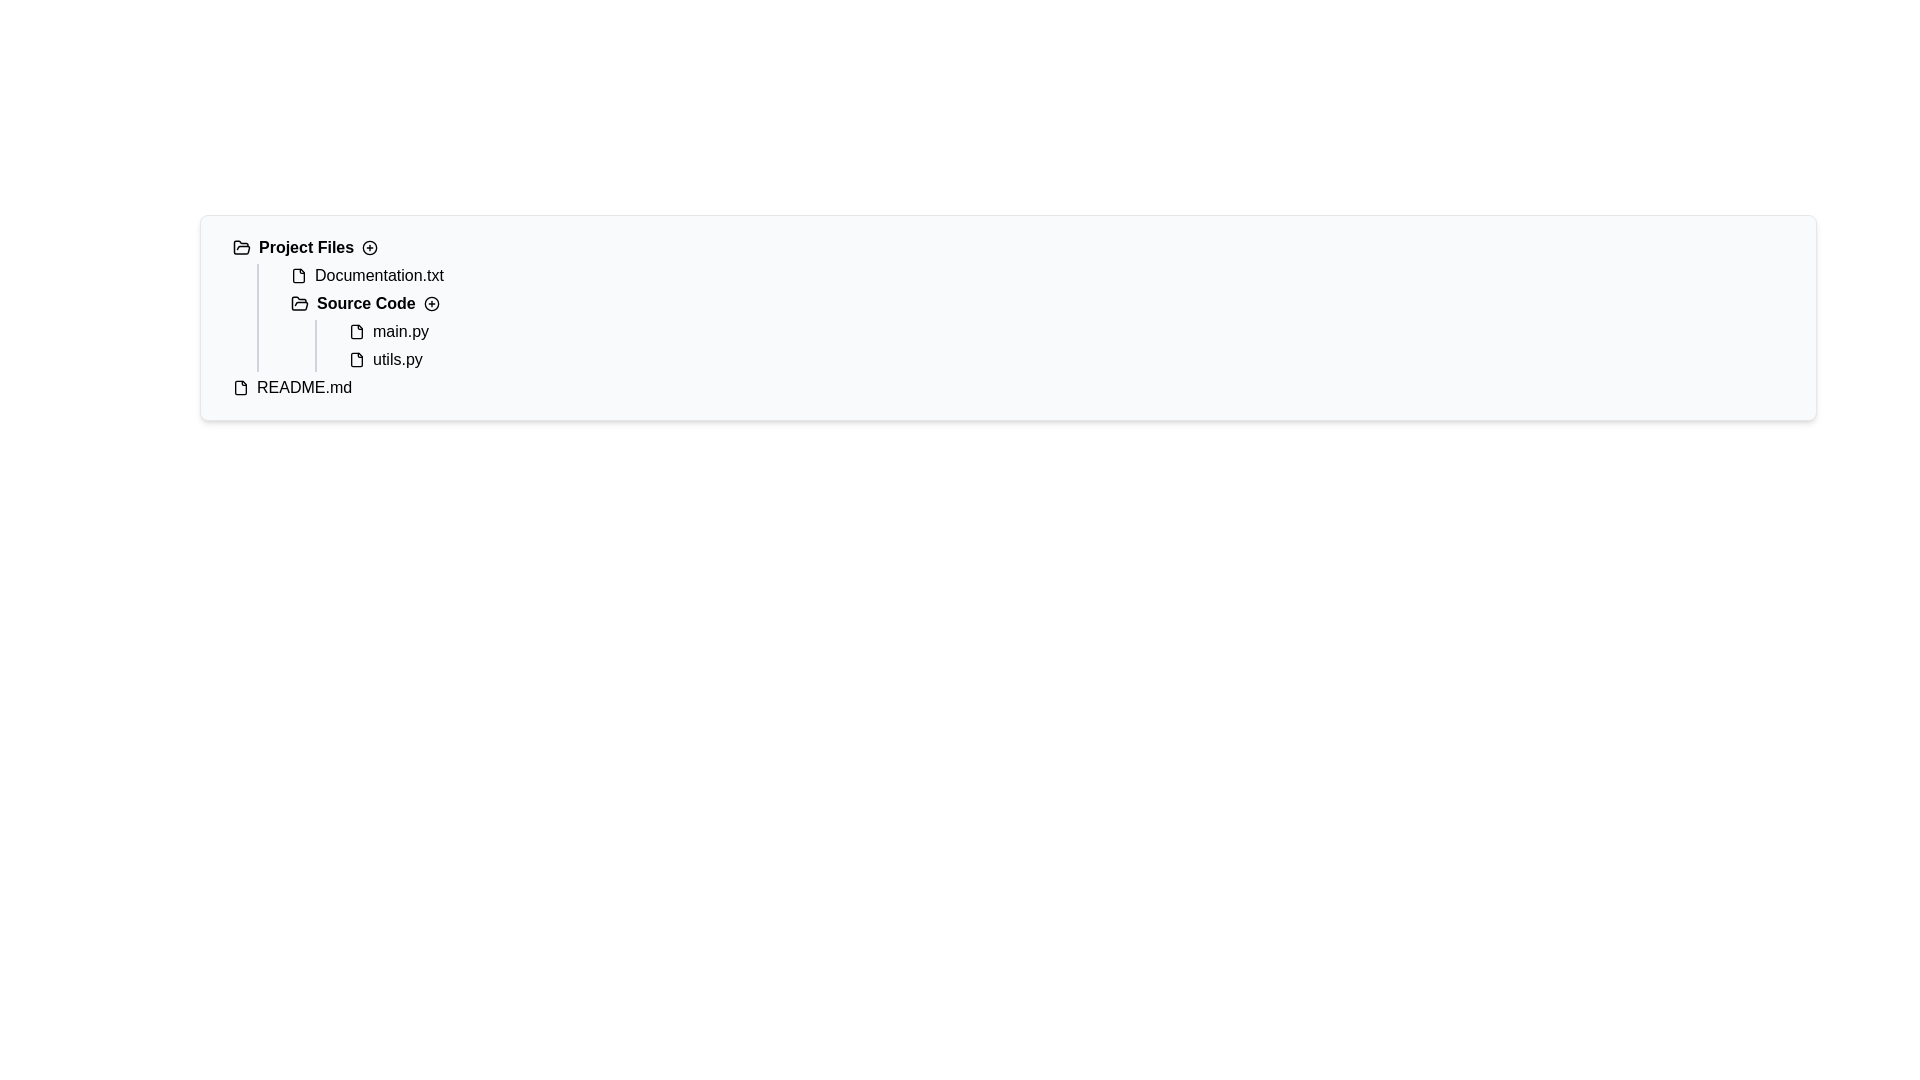 The width and height of the screenshot is (1920, 1080). Describe the element at coordinates (297, 276) in the screenshot. I see `the file icon representing 'Documentation.txt', which is a minimalistic, rounded-edge icon located in the right panel under 'Project Files'` at that location.